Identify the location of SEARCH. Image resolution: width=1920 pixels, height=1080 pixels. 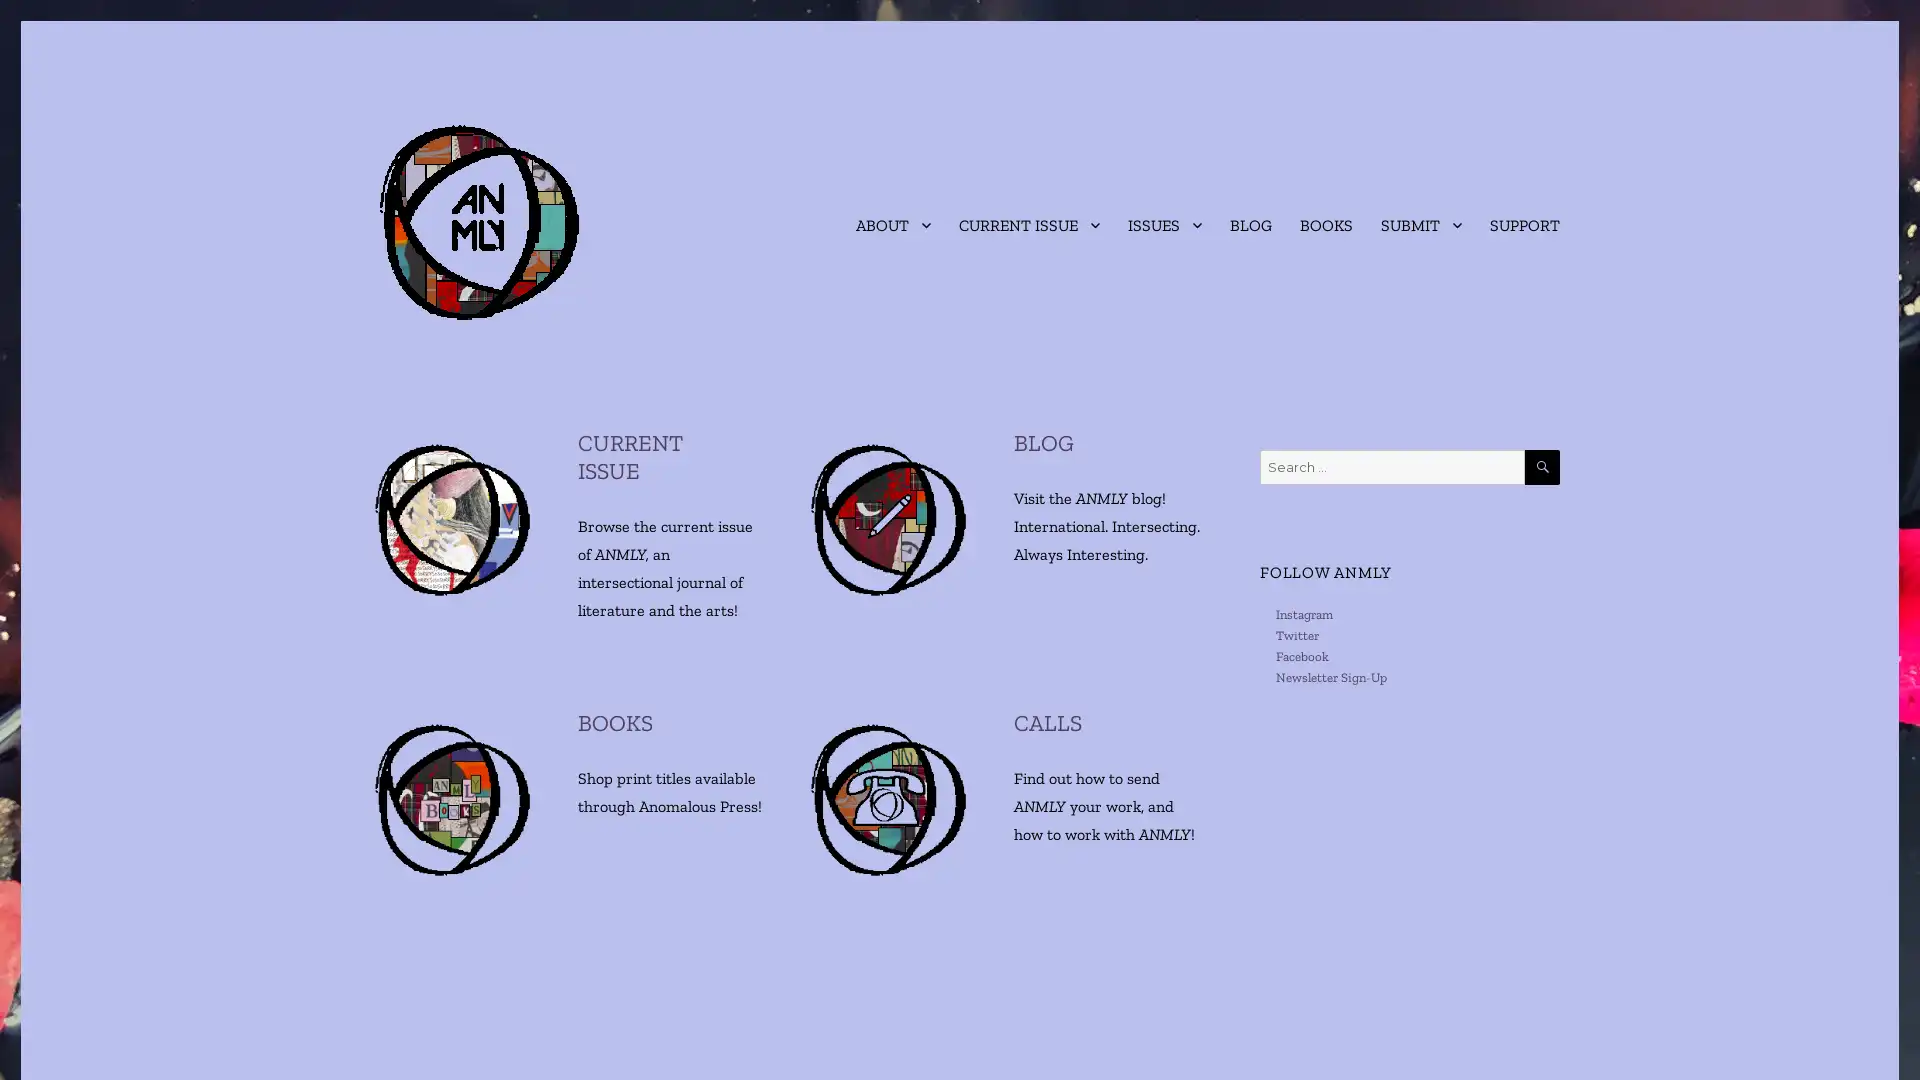
(1541, 467).